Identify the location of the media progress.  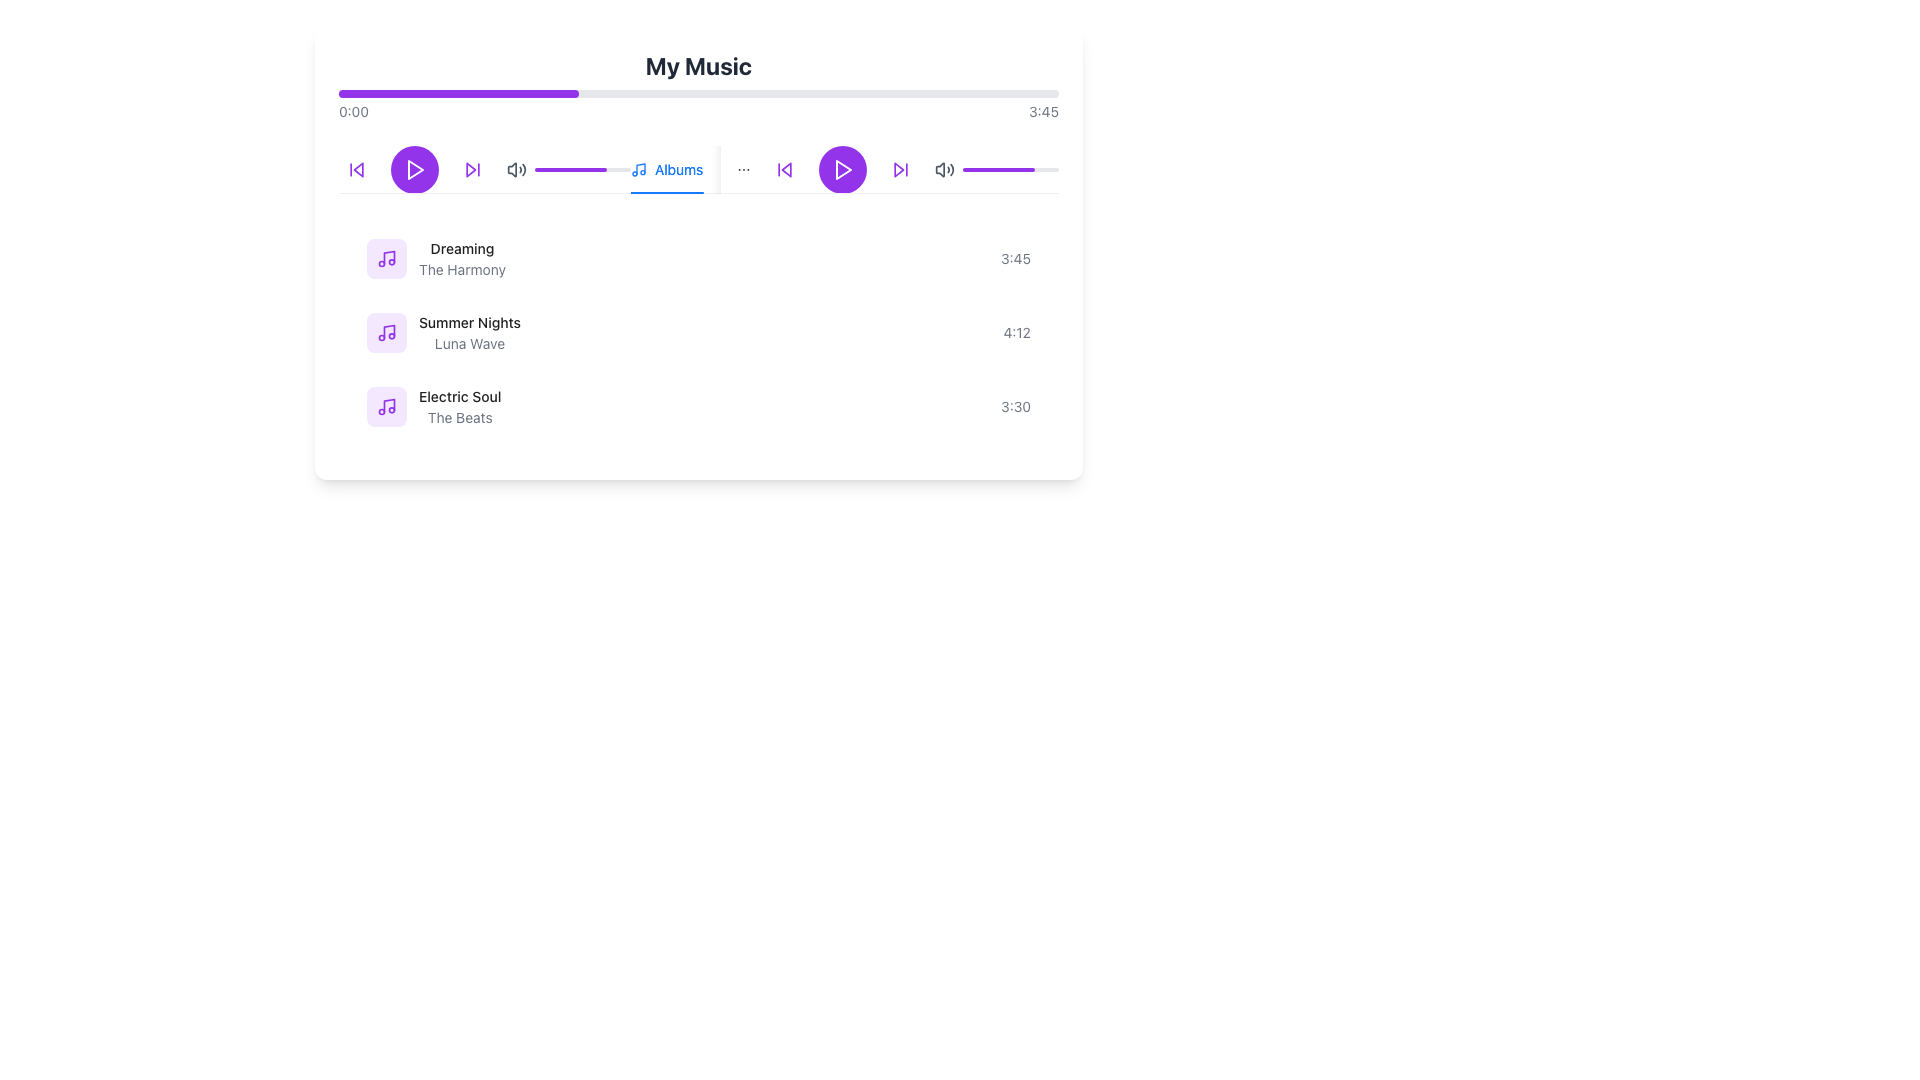
(434, 93).